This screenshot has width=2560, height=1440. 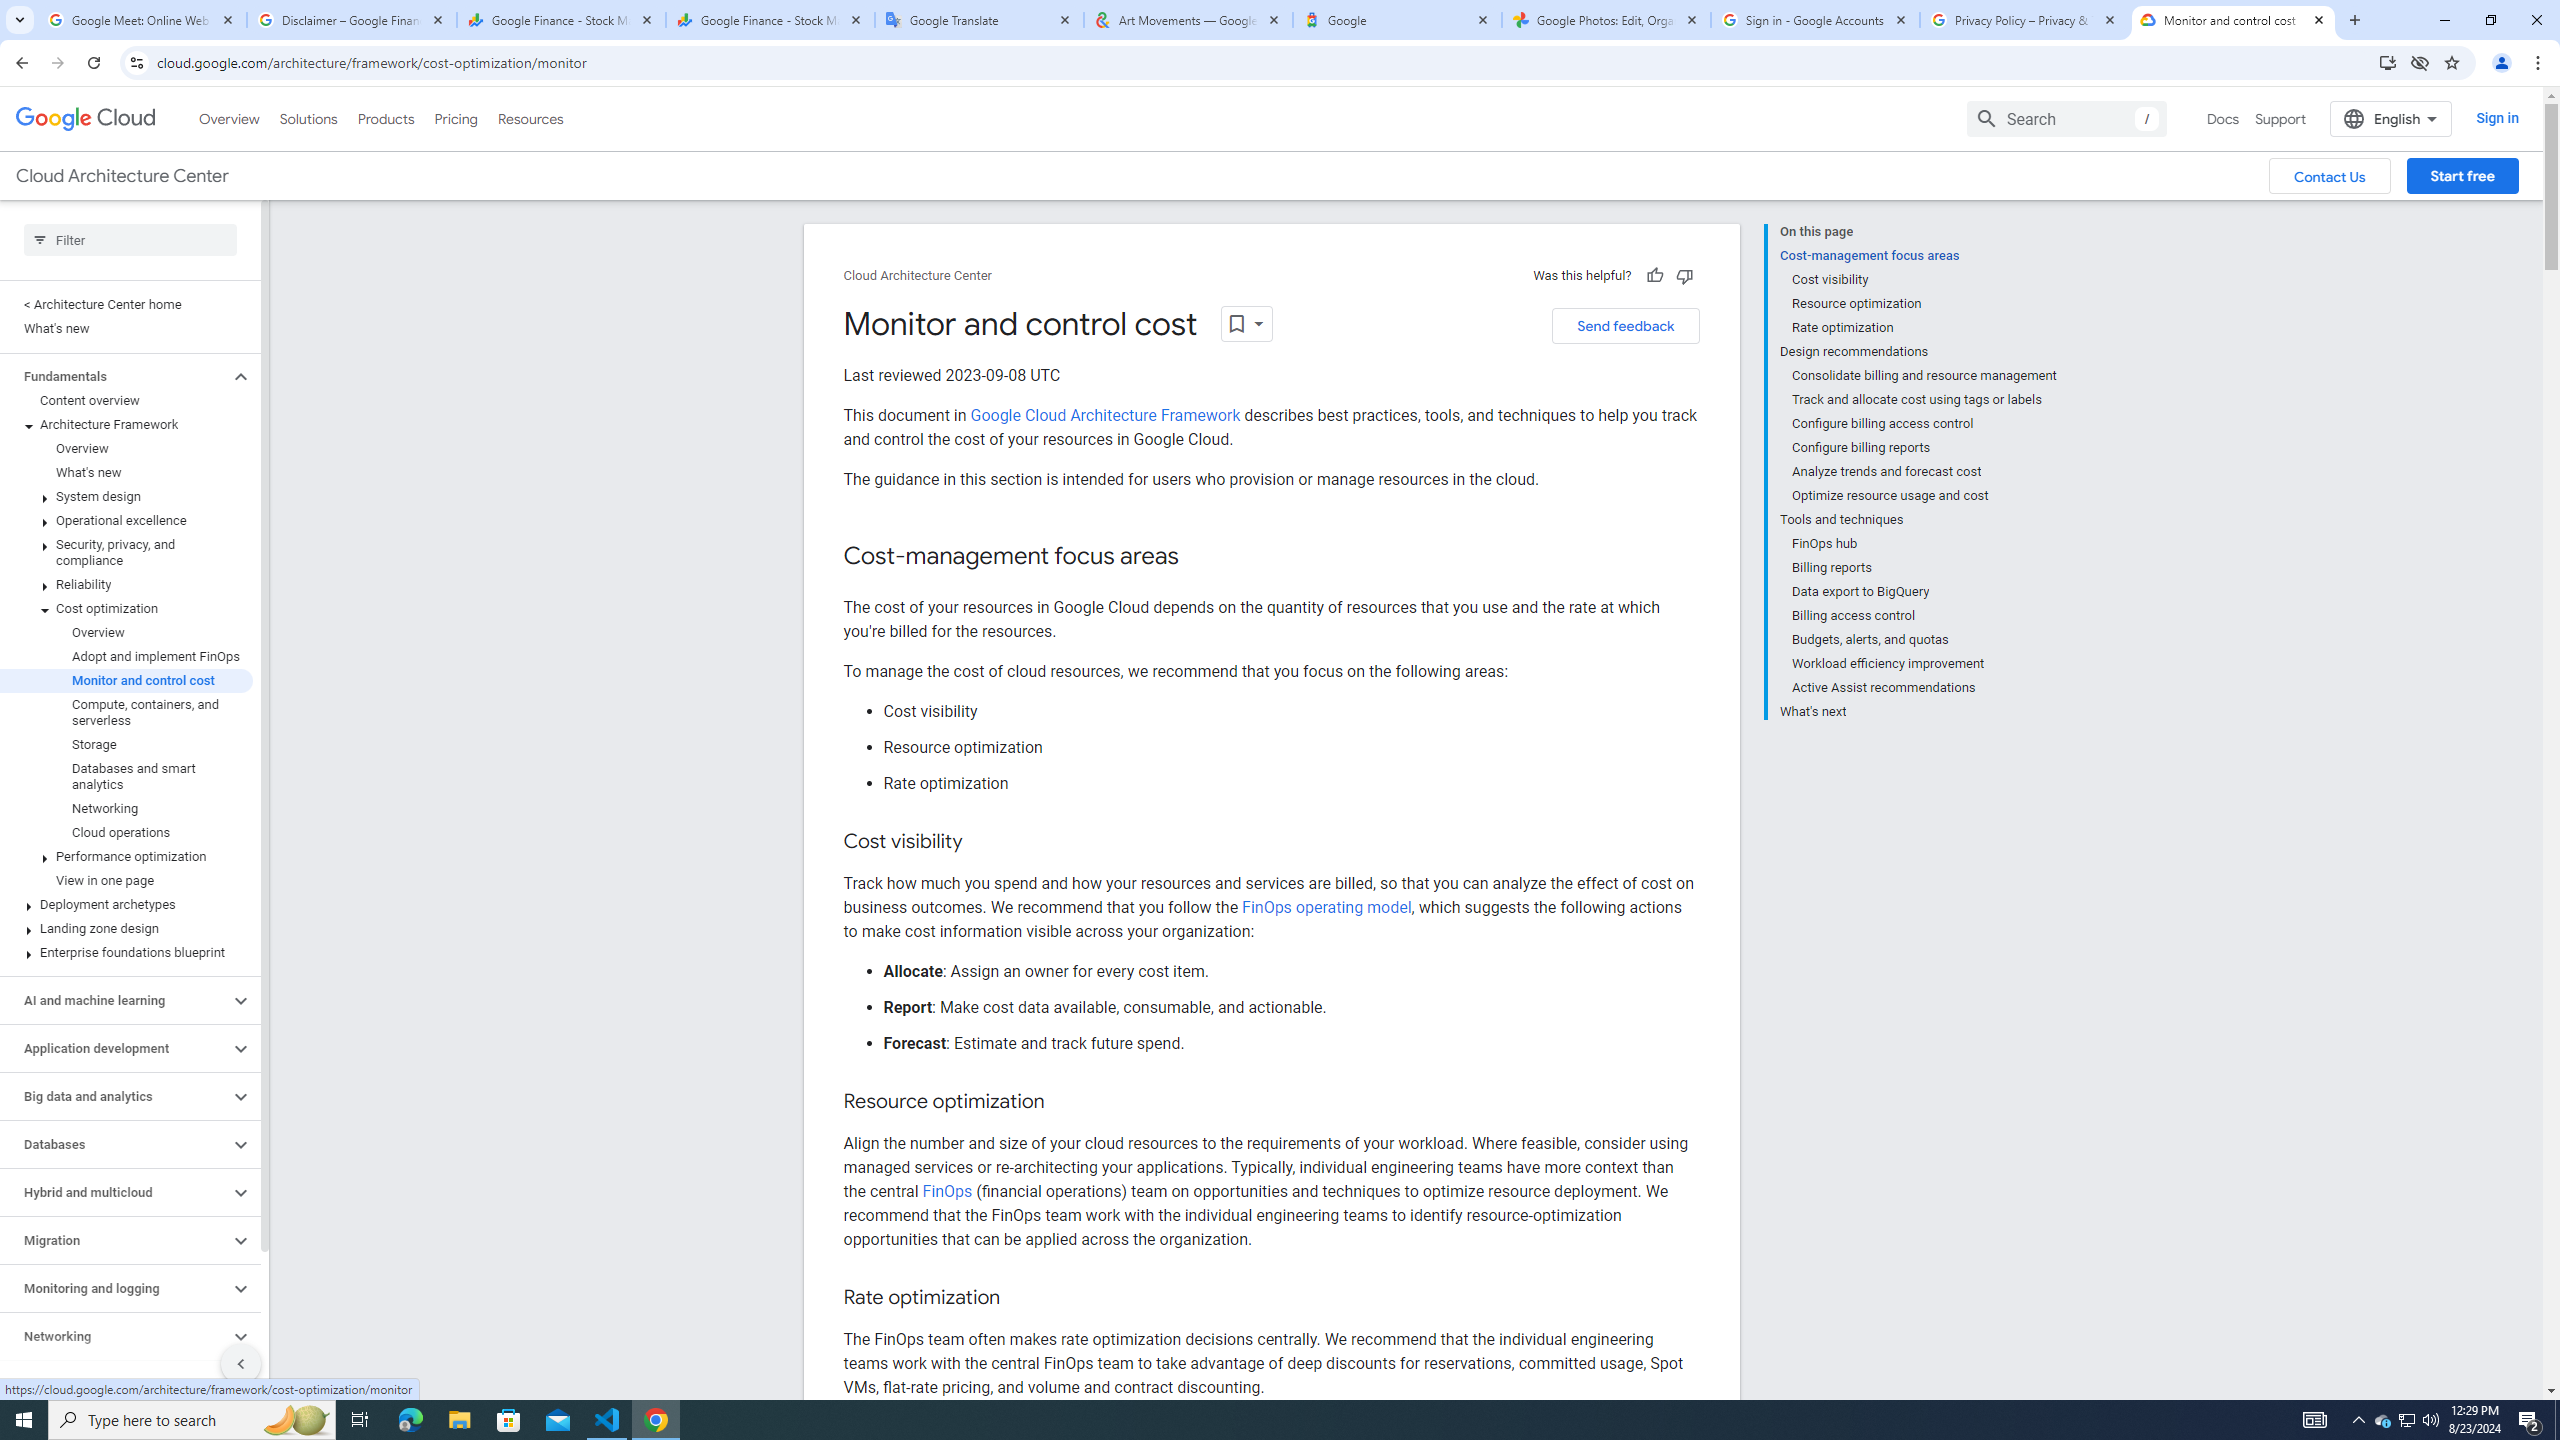 What do you see at coordinates (1917, 254) in the screenshot?
I see `'Cost-management focus areas'` at bounding box center [1917, 254].